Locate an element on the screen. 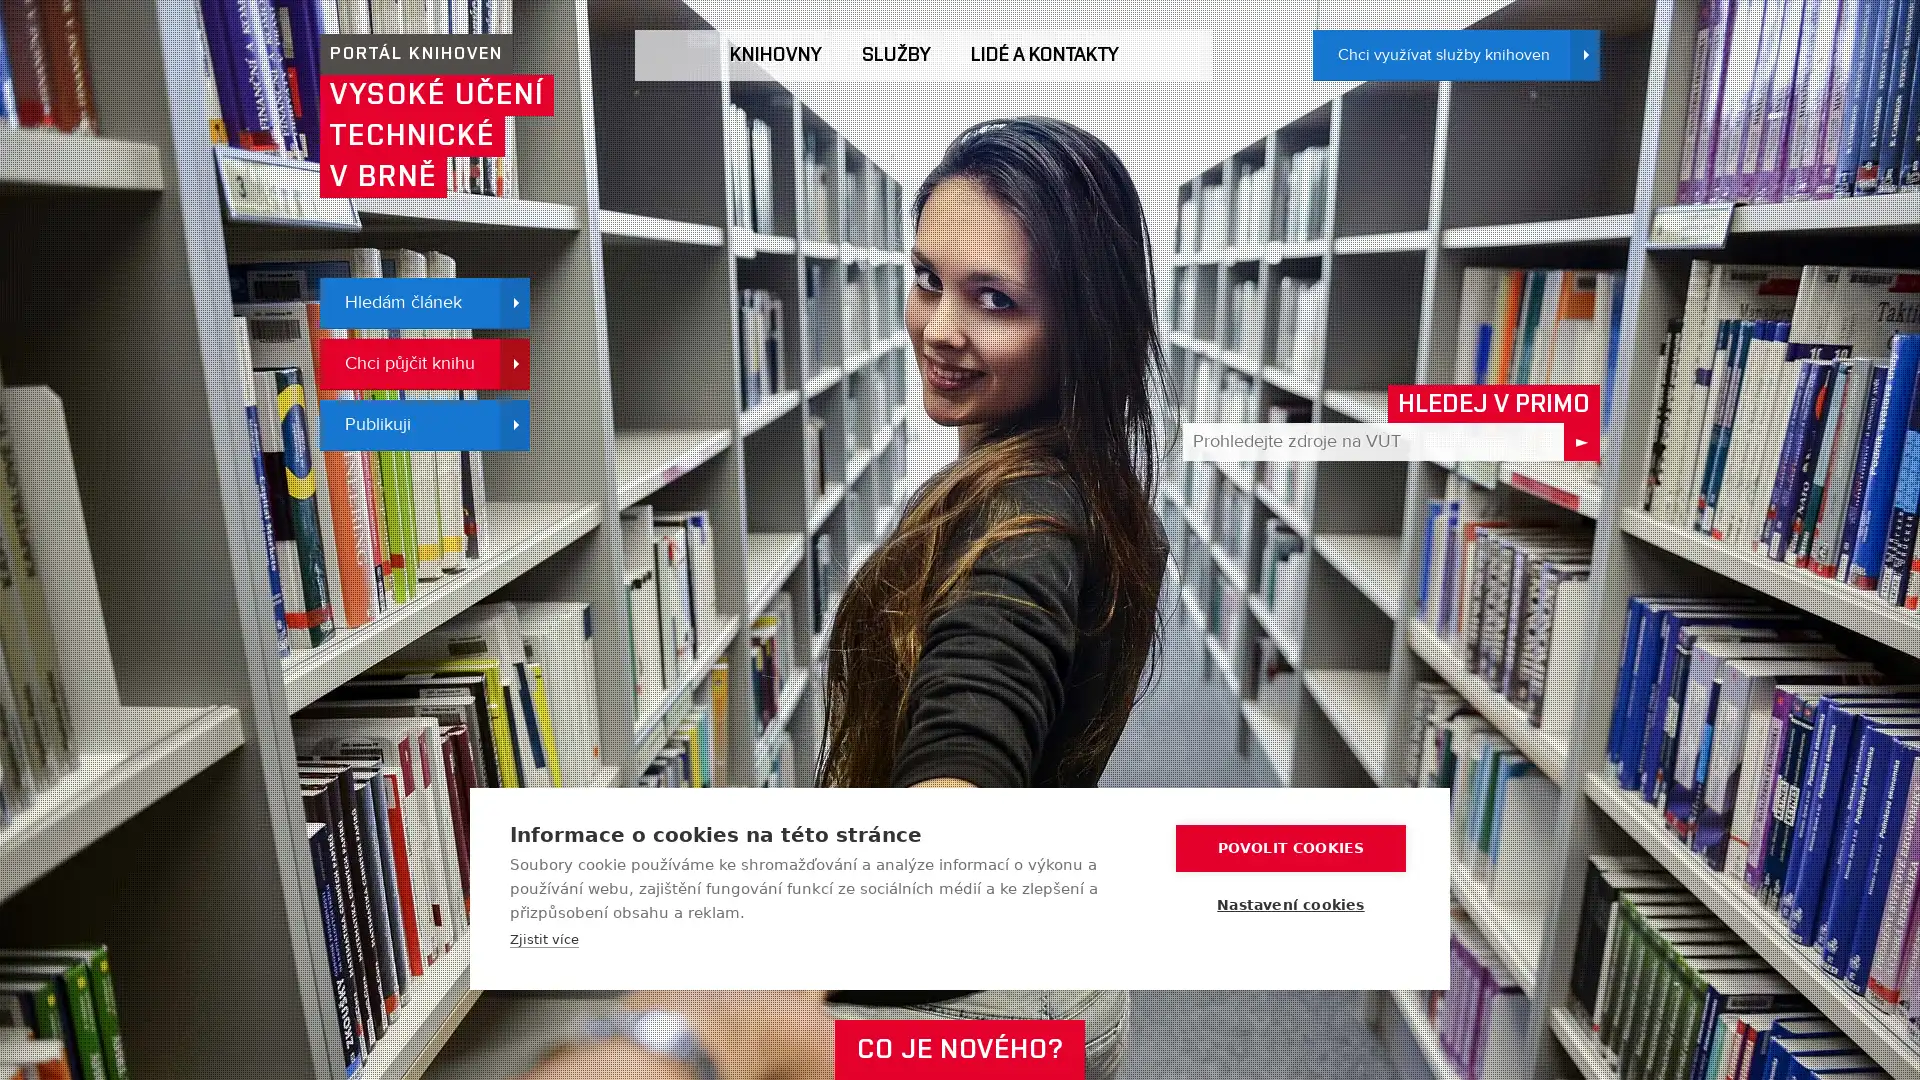  POVOLIT COOKIES is located at coordinates (1291, 848).